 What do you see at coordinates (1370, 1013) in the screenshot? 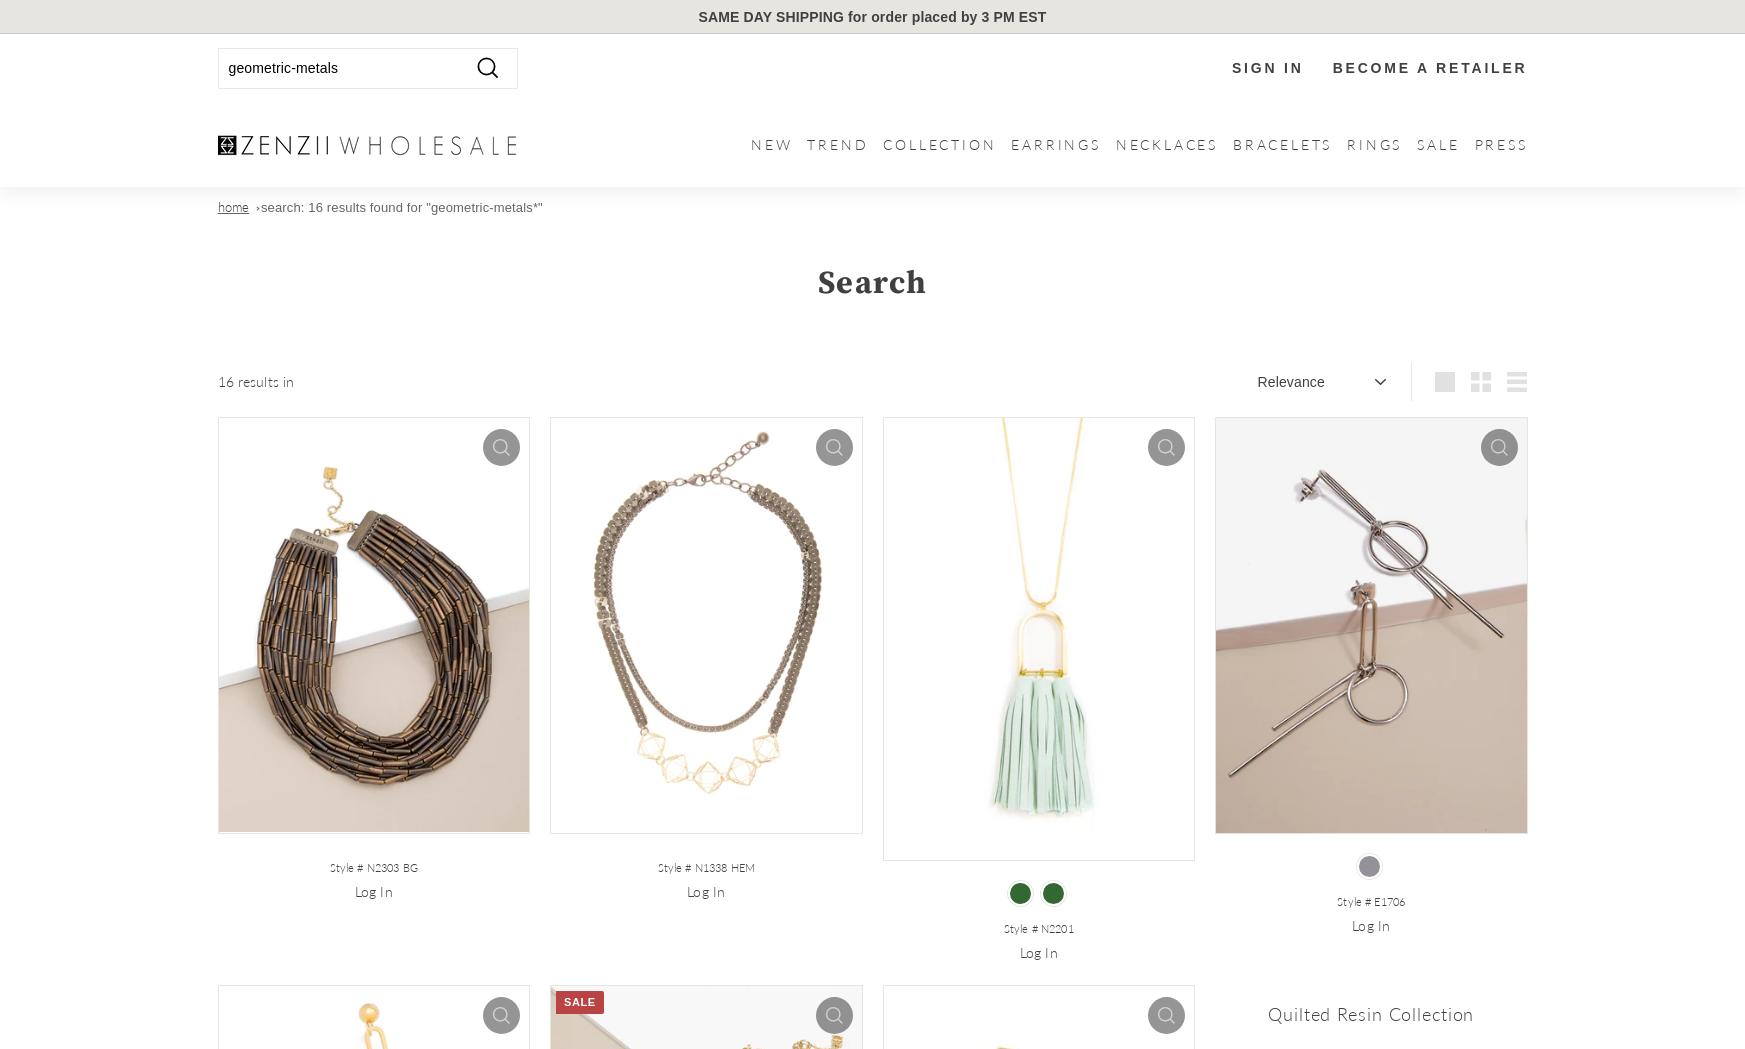
I see `'Quilted Resin Collection'` at bounding box center [1370, 1013].